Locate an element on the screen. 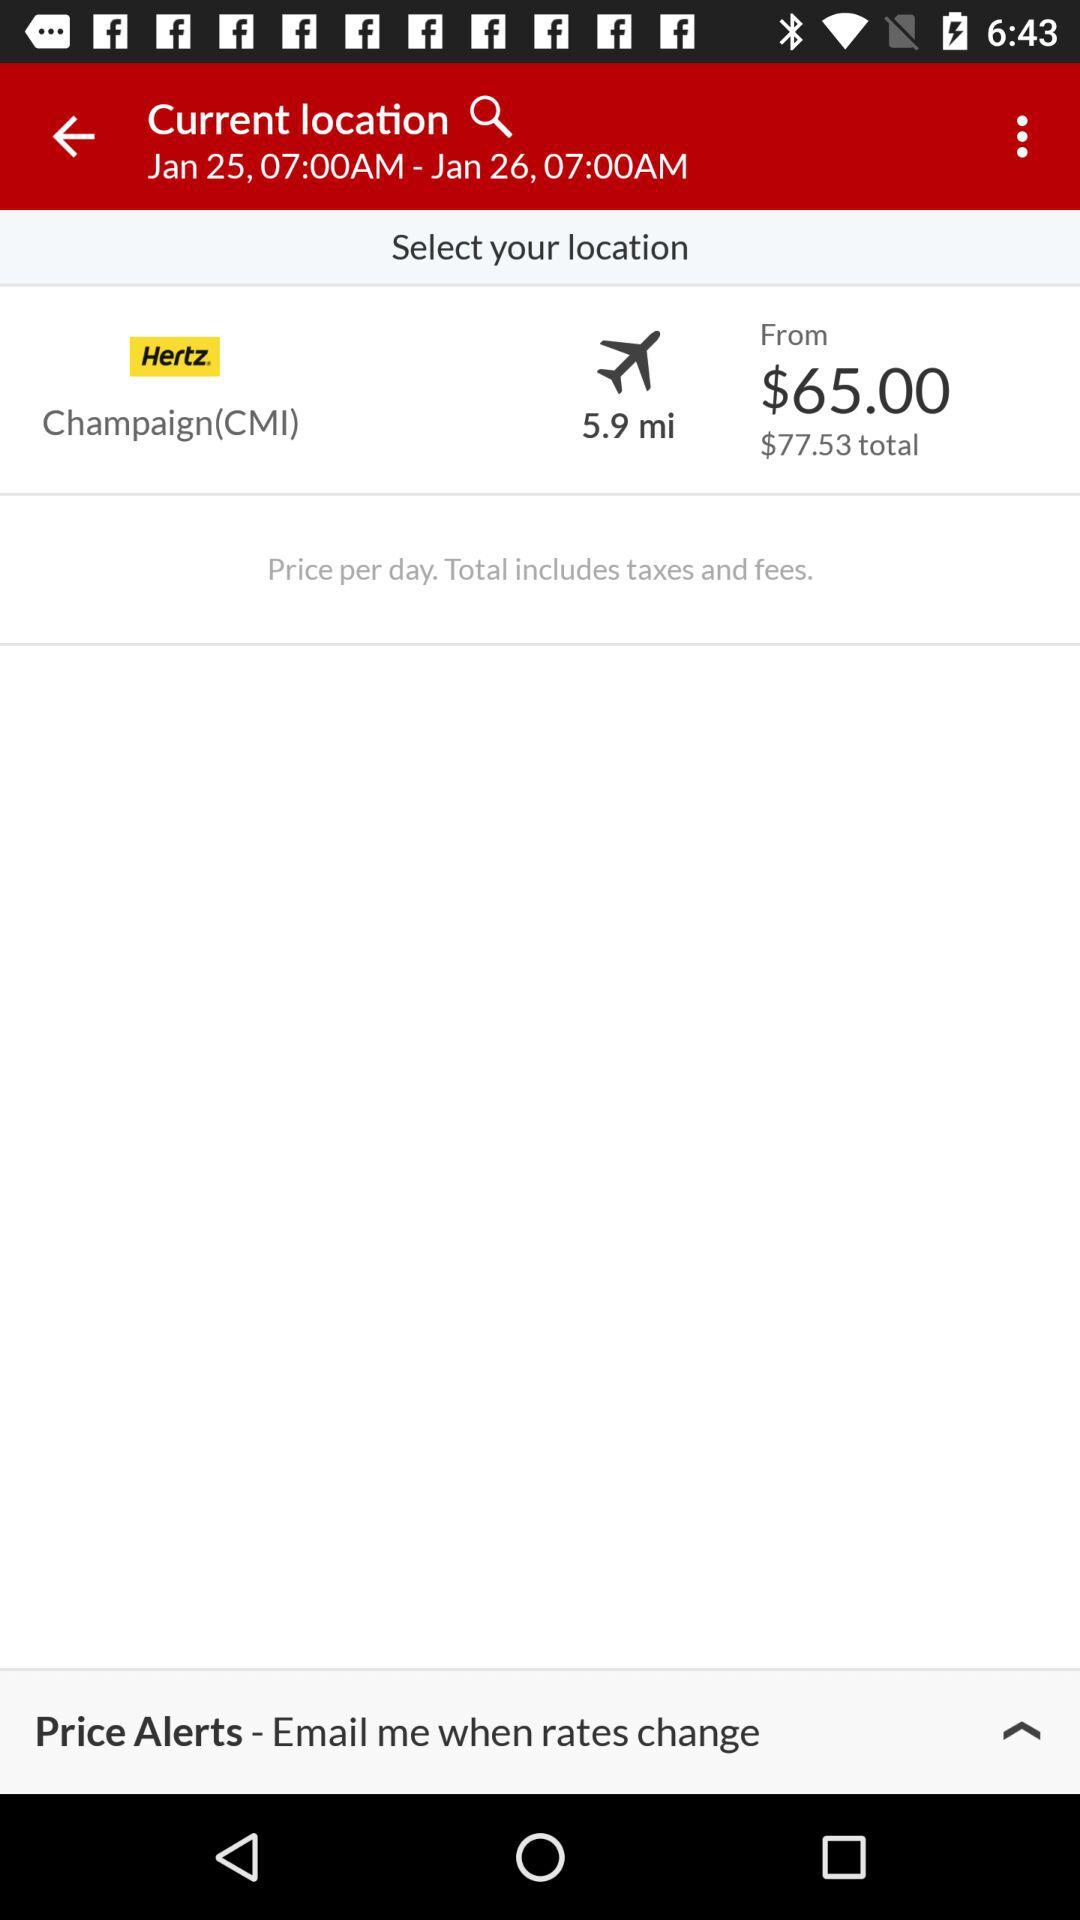 This screenshot has width=1080, height=1920. the item to the left of the current location item is located at coordinates (72, 135).